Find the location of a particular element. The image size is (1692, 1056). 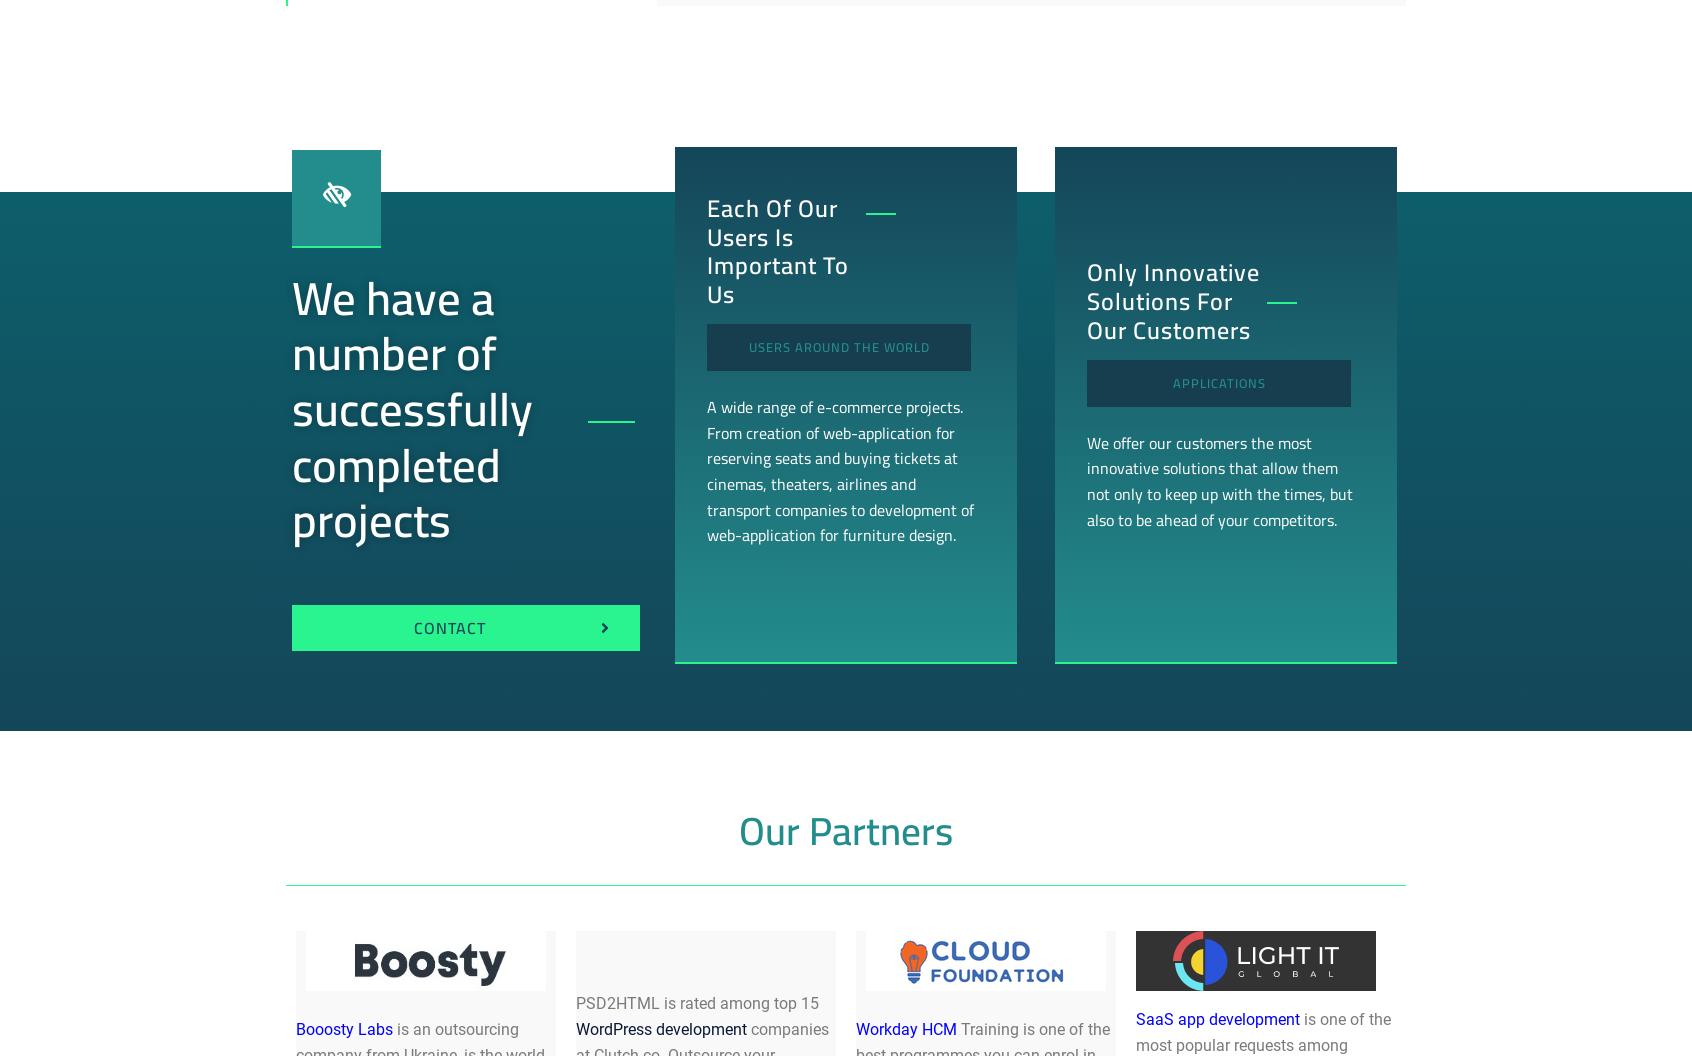

'Only innovative solutions for our customers' is located at coordinates (1171, 300).